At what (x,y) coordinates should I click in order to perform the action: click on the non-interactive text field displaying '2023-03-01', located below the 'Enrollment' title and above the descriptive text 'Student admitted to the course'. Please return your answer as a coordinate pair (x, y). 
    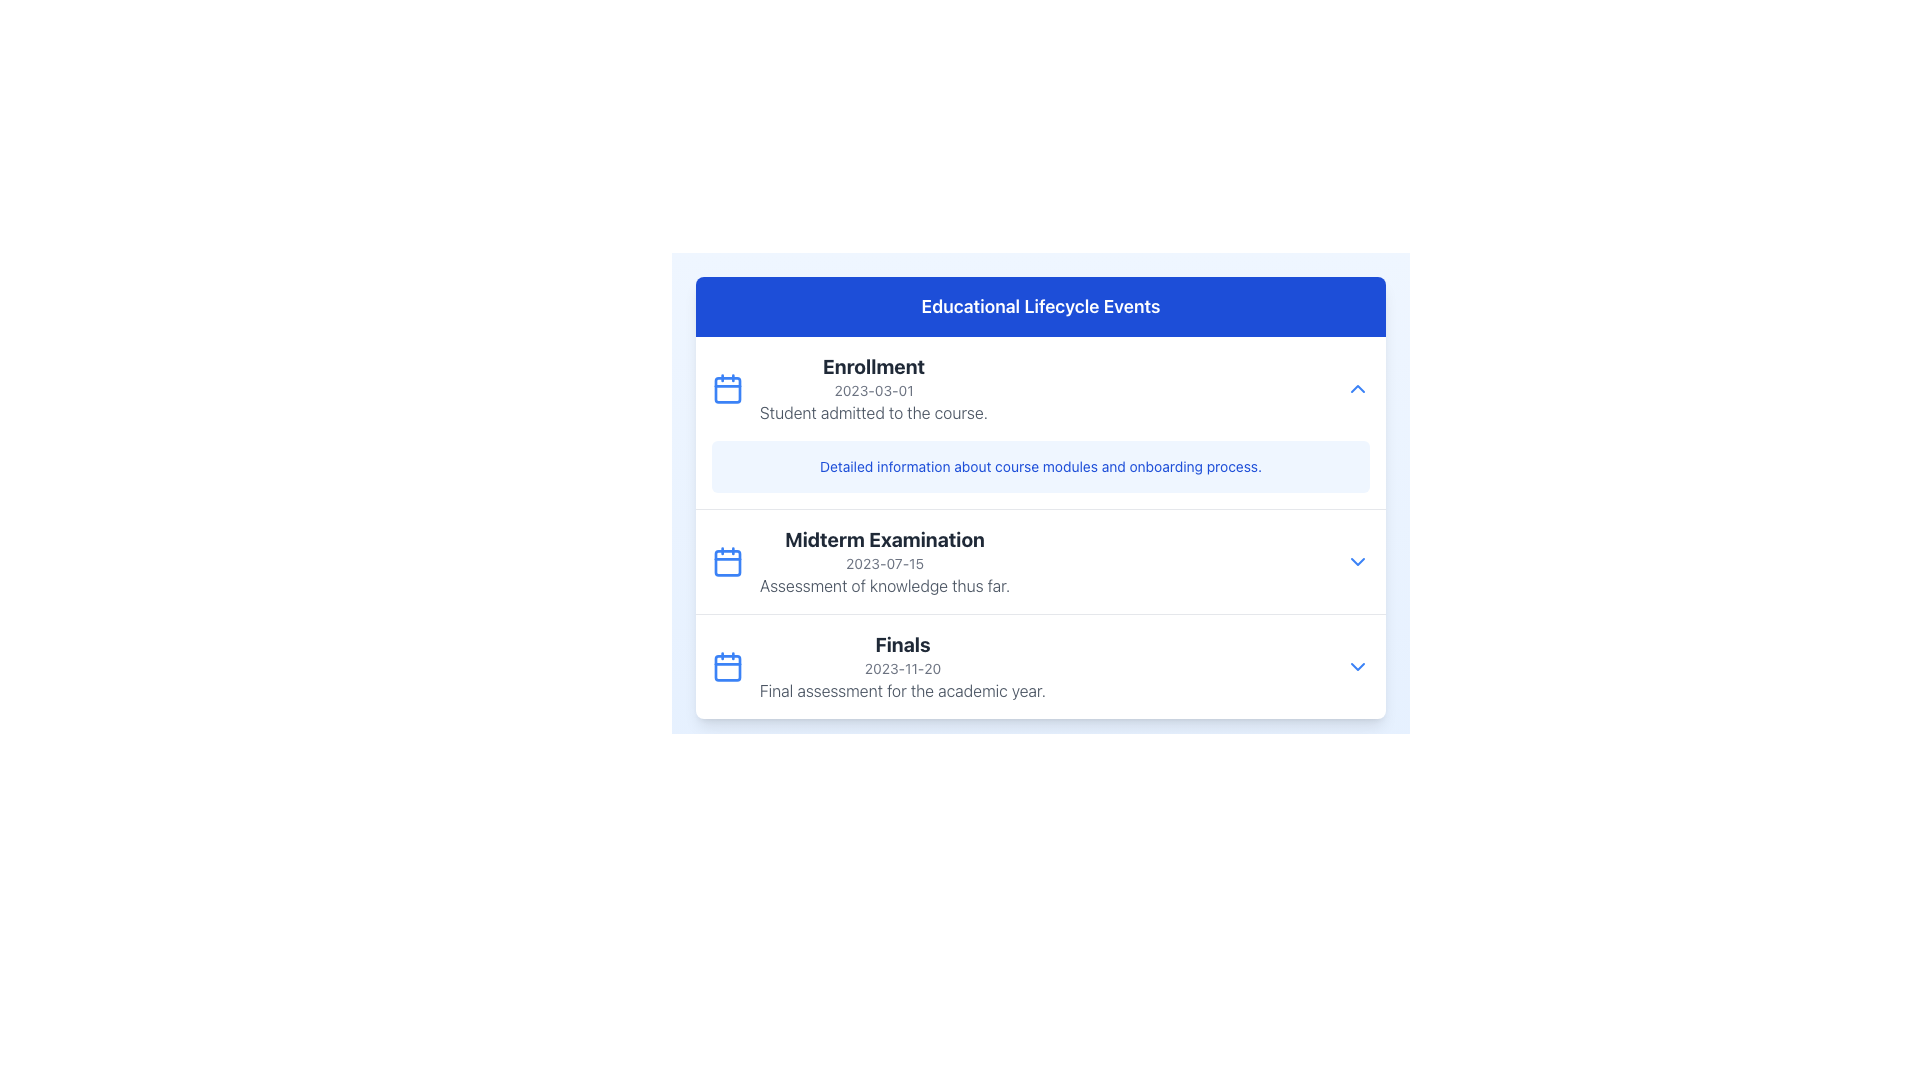
    Looking at the image, I should click on (873, 390).